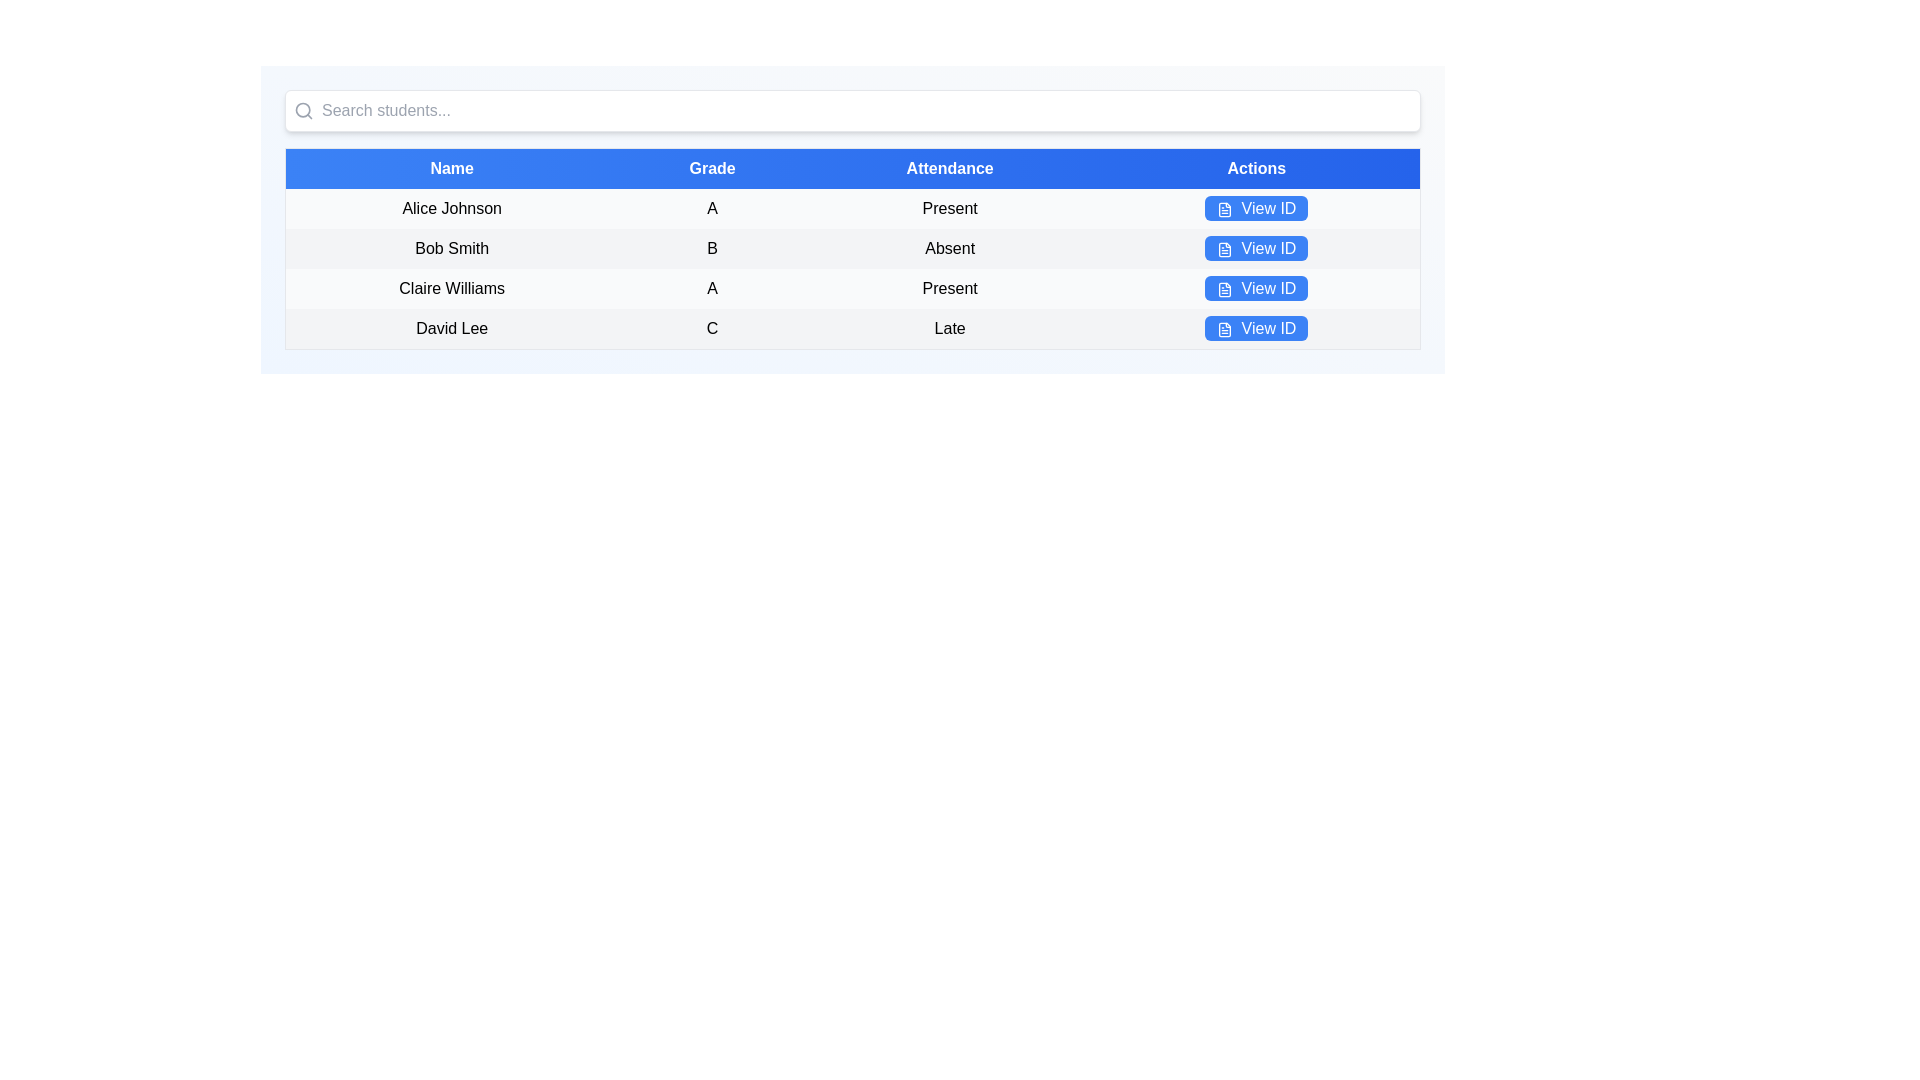 This screenshot has height=1080, width=1920. I want to click on the SVG icon resembling a document with text, which is located to the left of the 'View ID' button in the last row of the 'Actions' column, so click(1224, 328).